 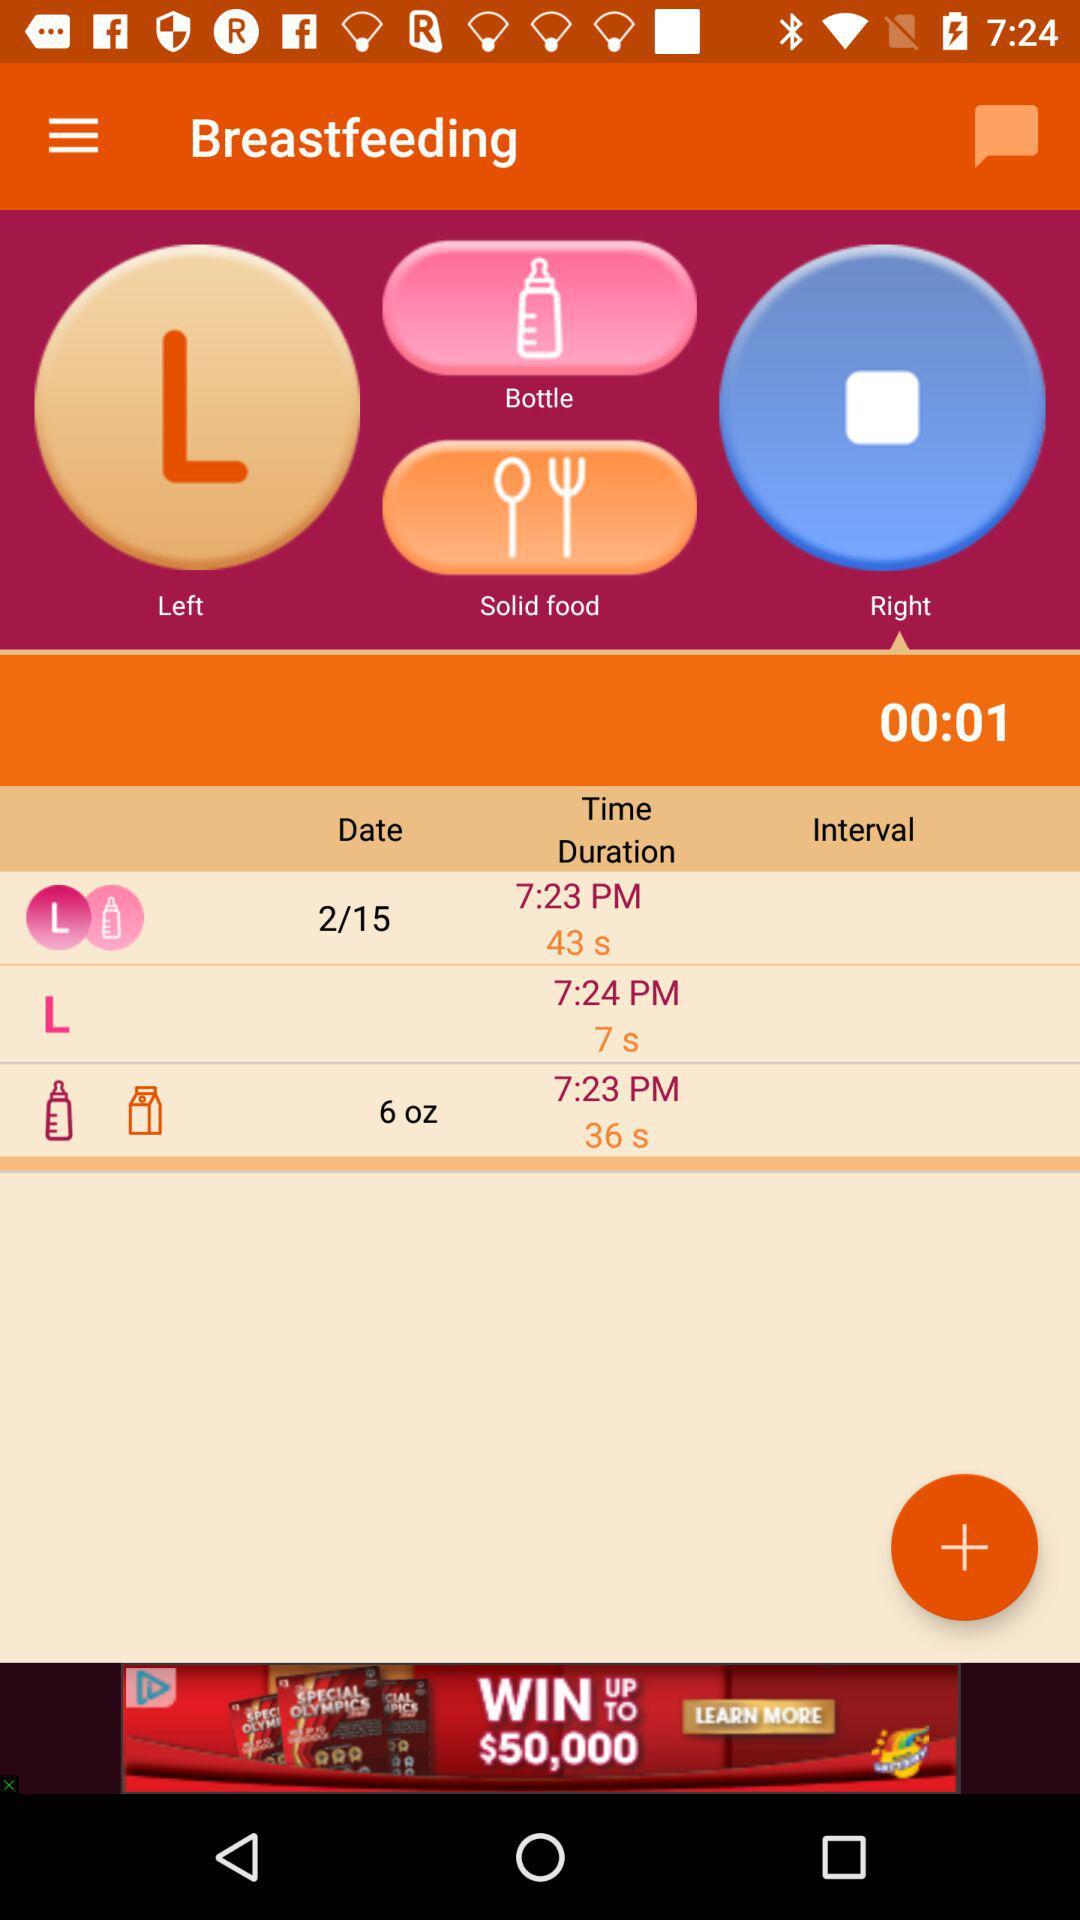 What do you see at coordinates (538, 306) in the screenshot?
I see `the more icon` at bounding box center [538, 306].